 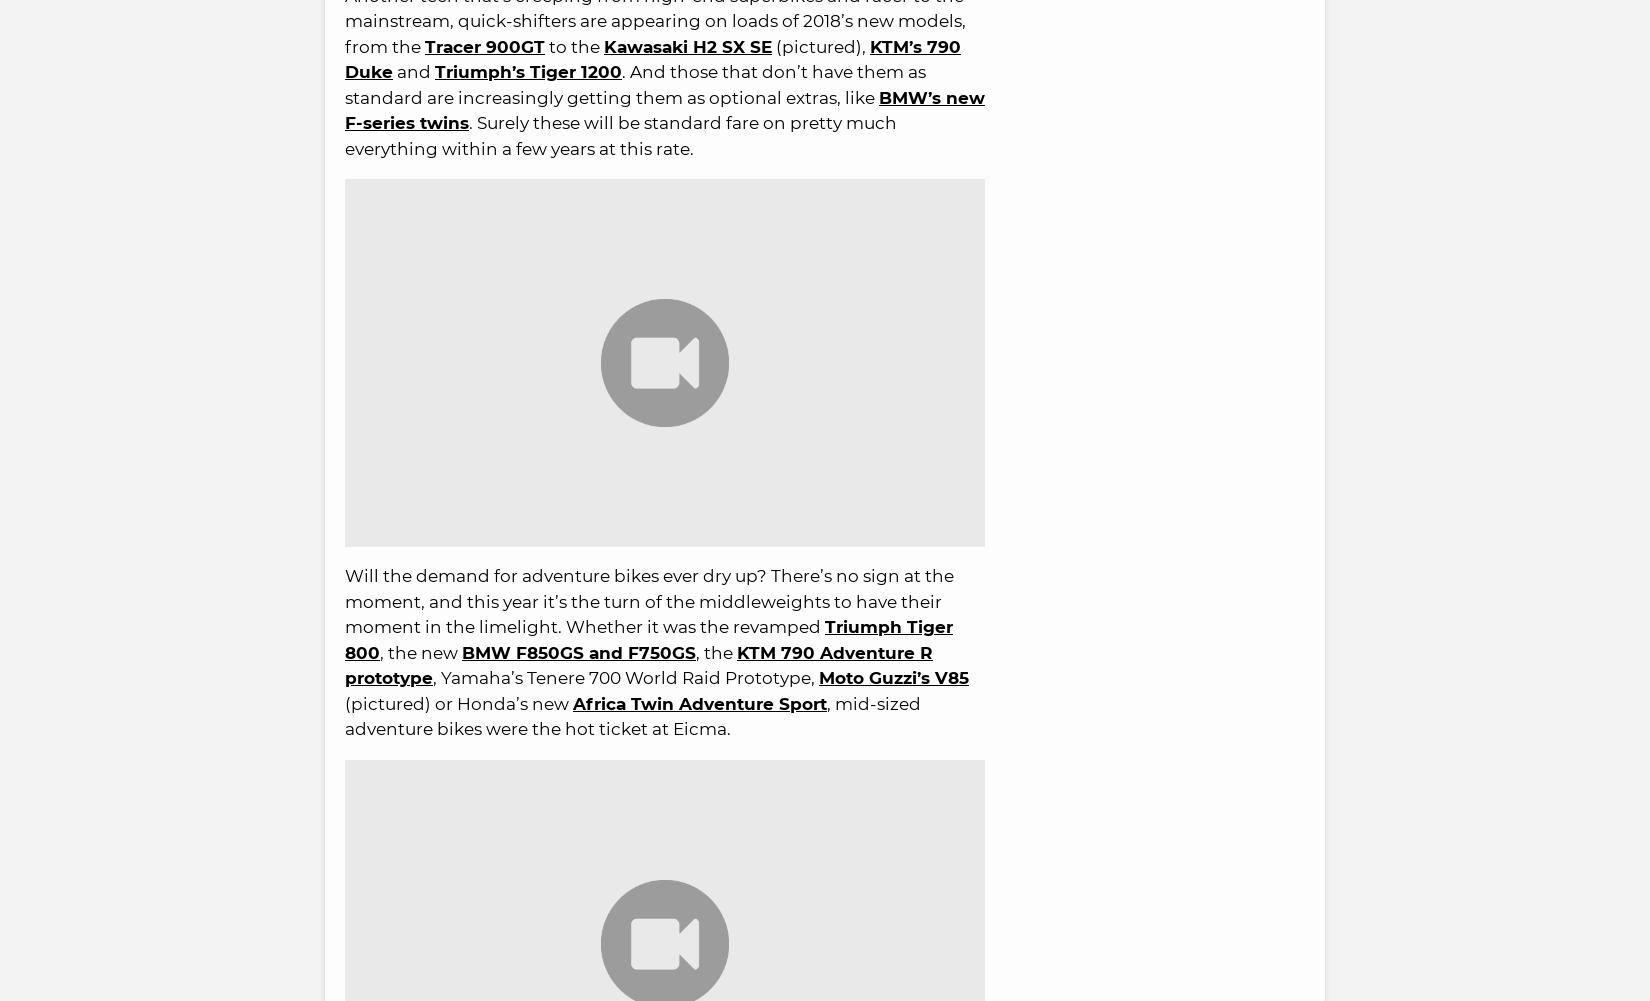 I want to click on 'BMW’s new F-series twins', so click(x=345, y=109).